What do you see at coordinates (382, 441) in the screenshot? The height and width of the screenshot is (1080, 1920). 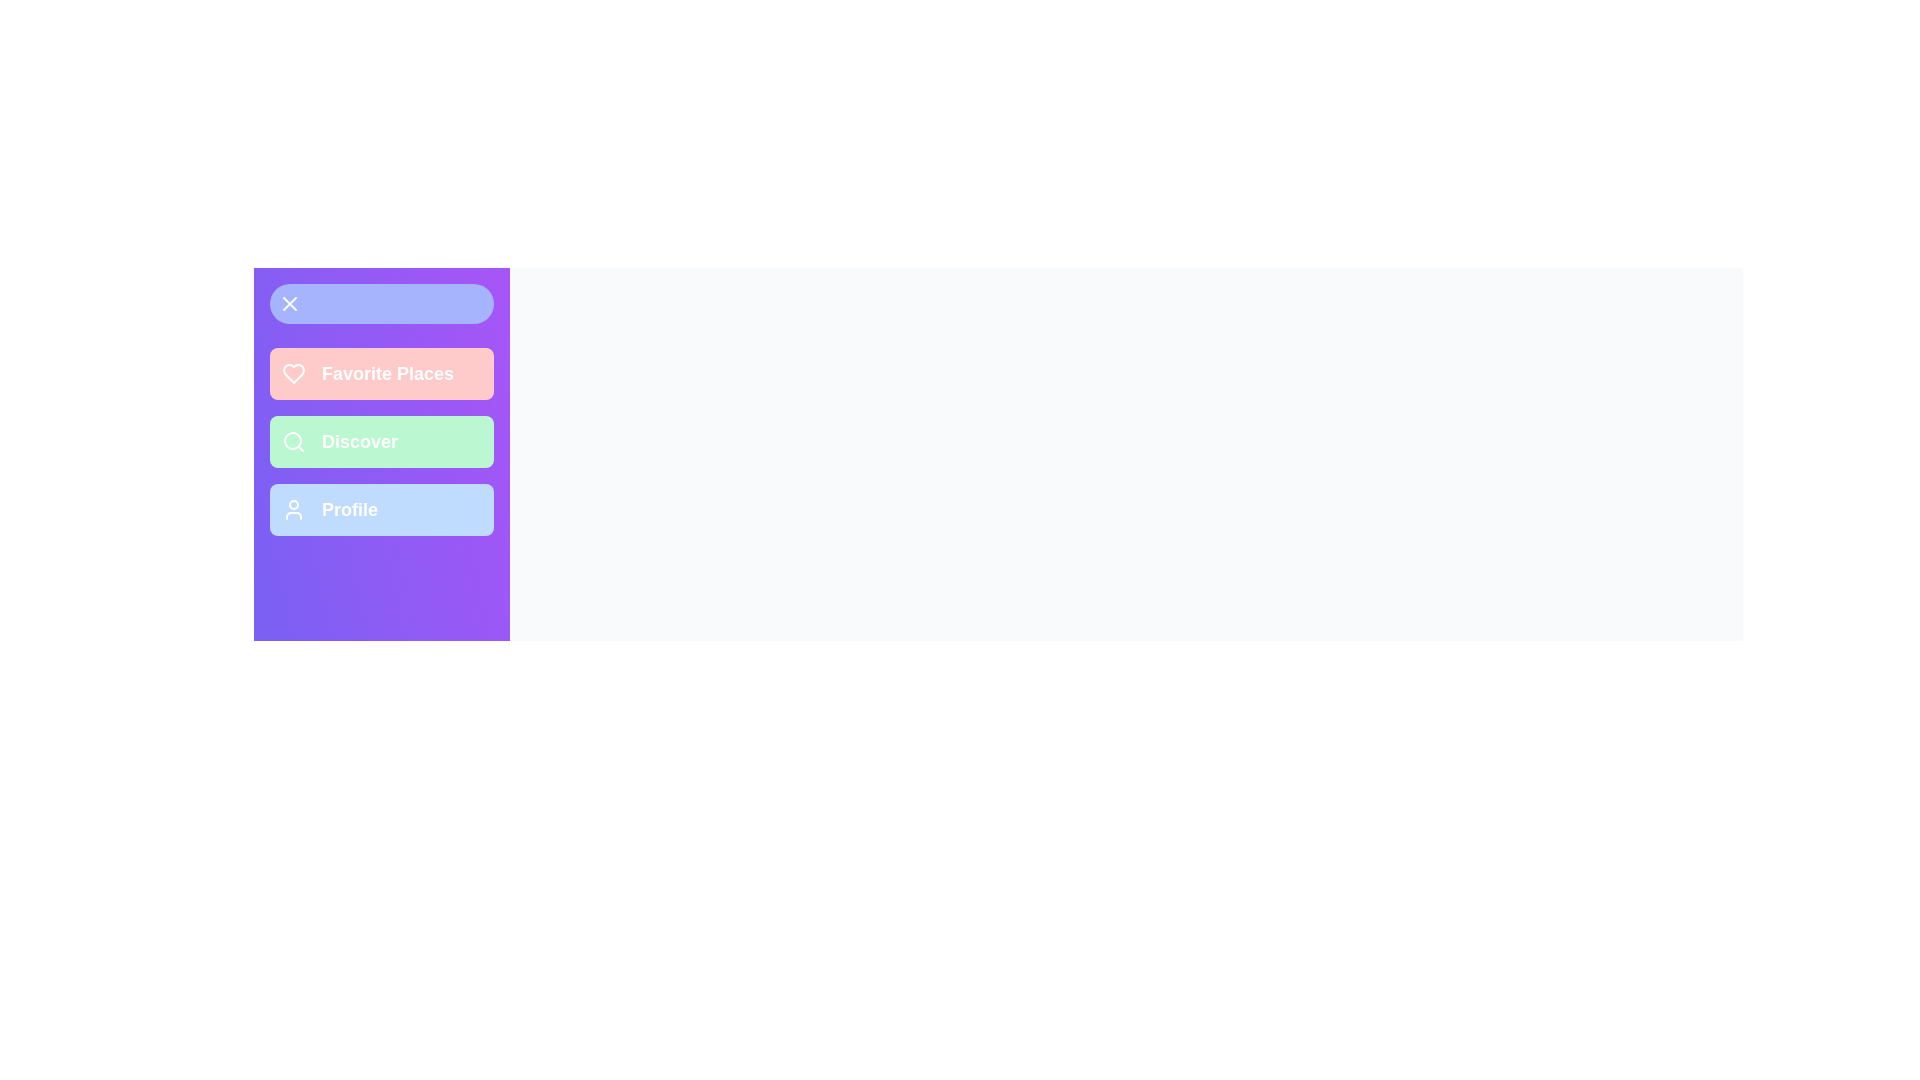 I see `the 'Discover' menu item` at bounding box center [382, 441].